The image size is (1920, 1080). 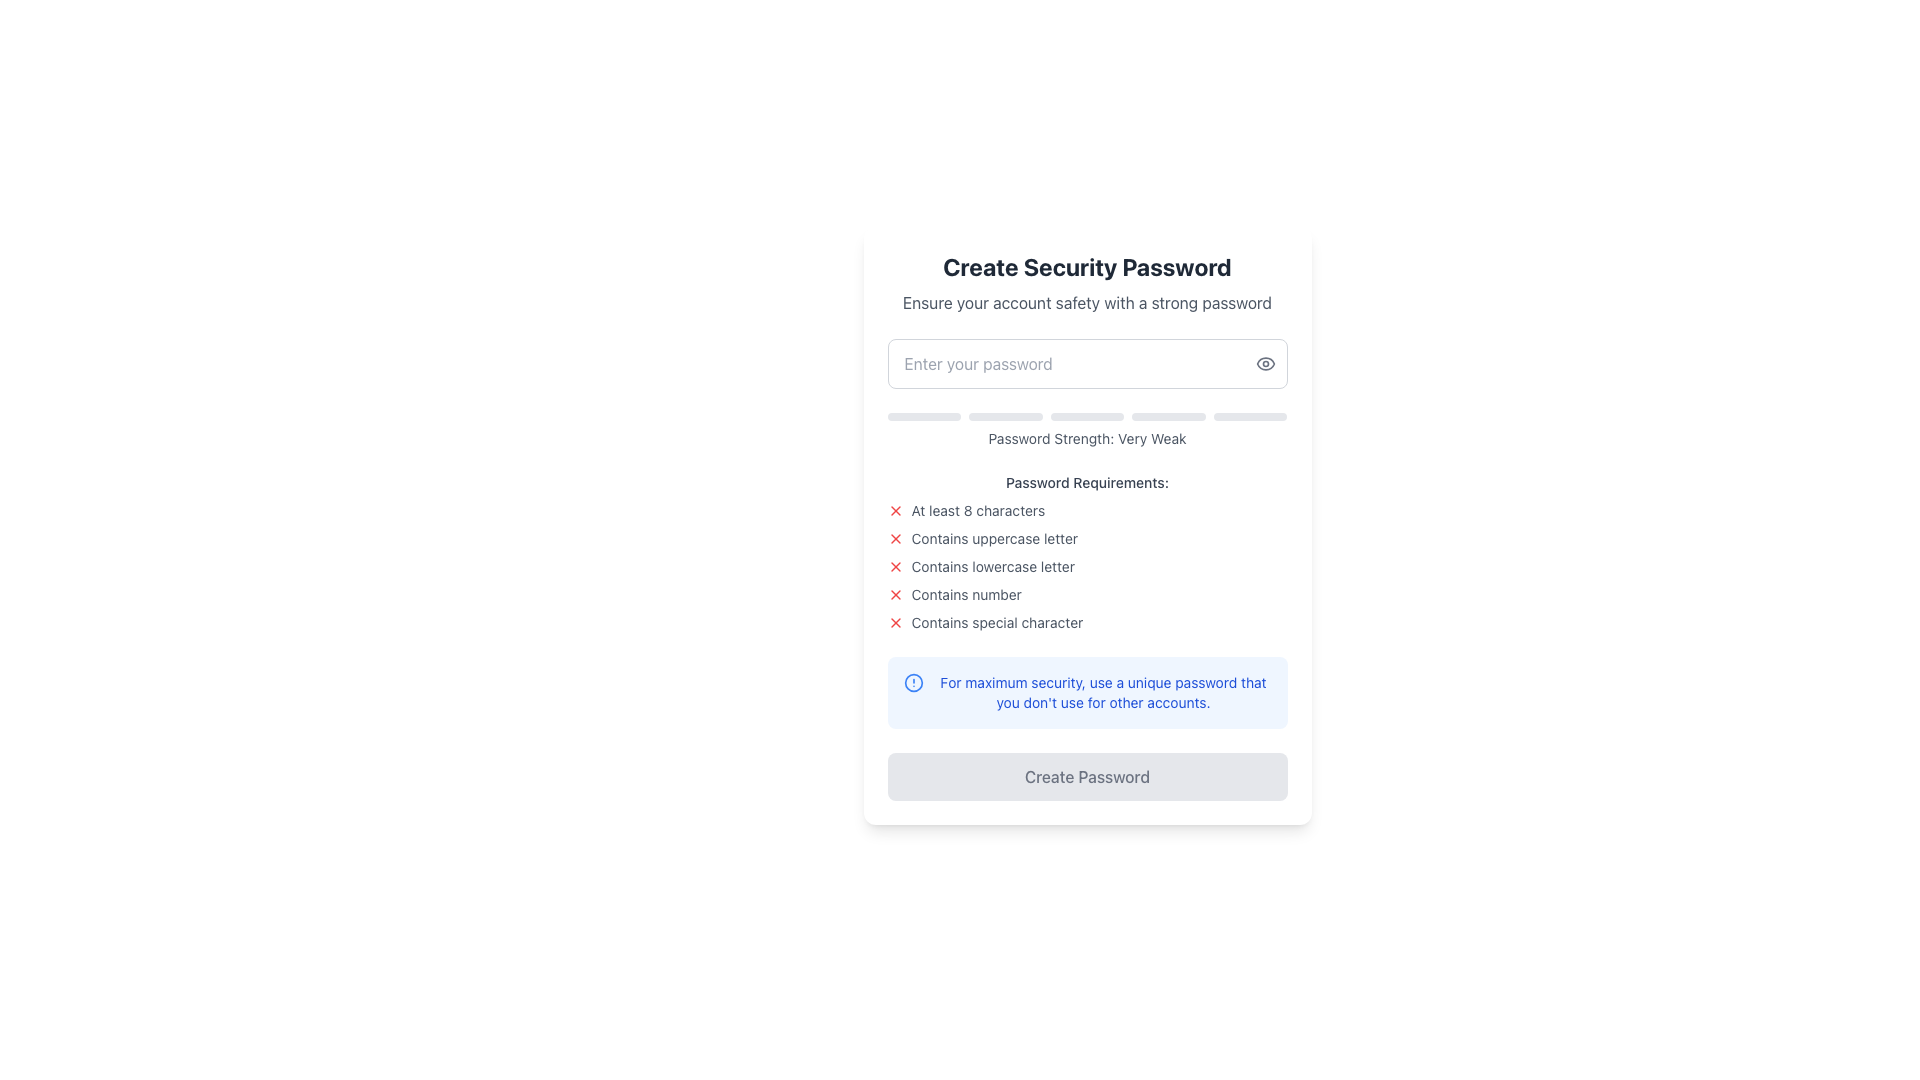 I want to click on the third checklist item indicating the presence of a lowercase letter in the password requirements, which is marked with a red 'X', so click(x=1086, y=567).